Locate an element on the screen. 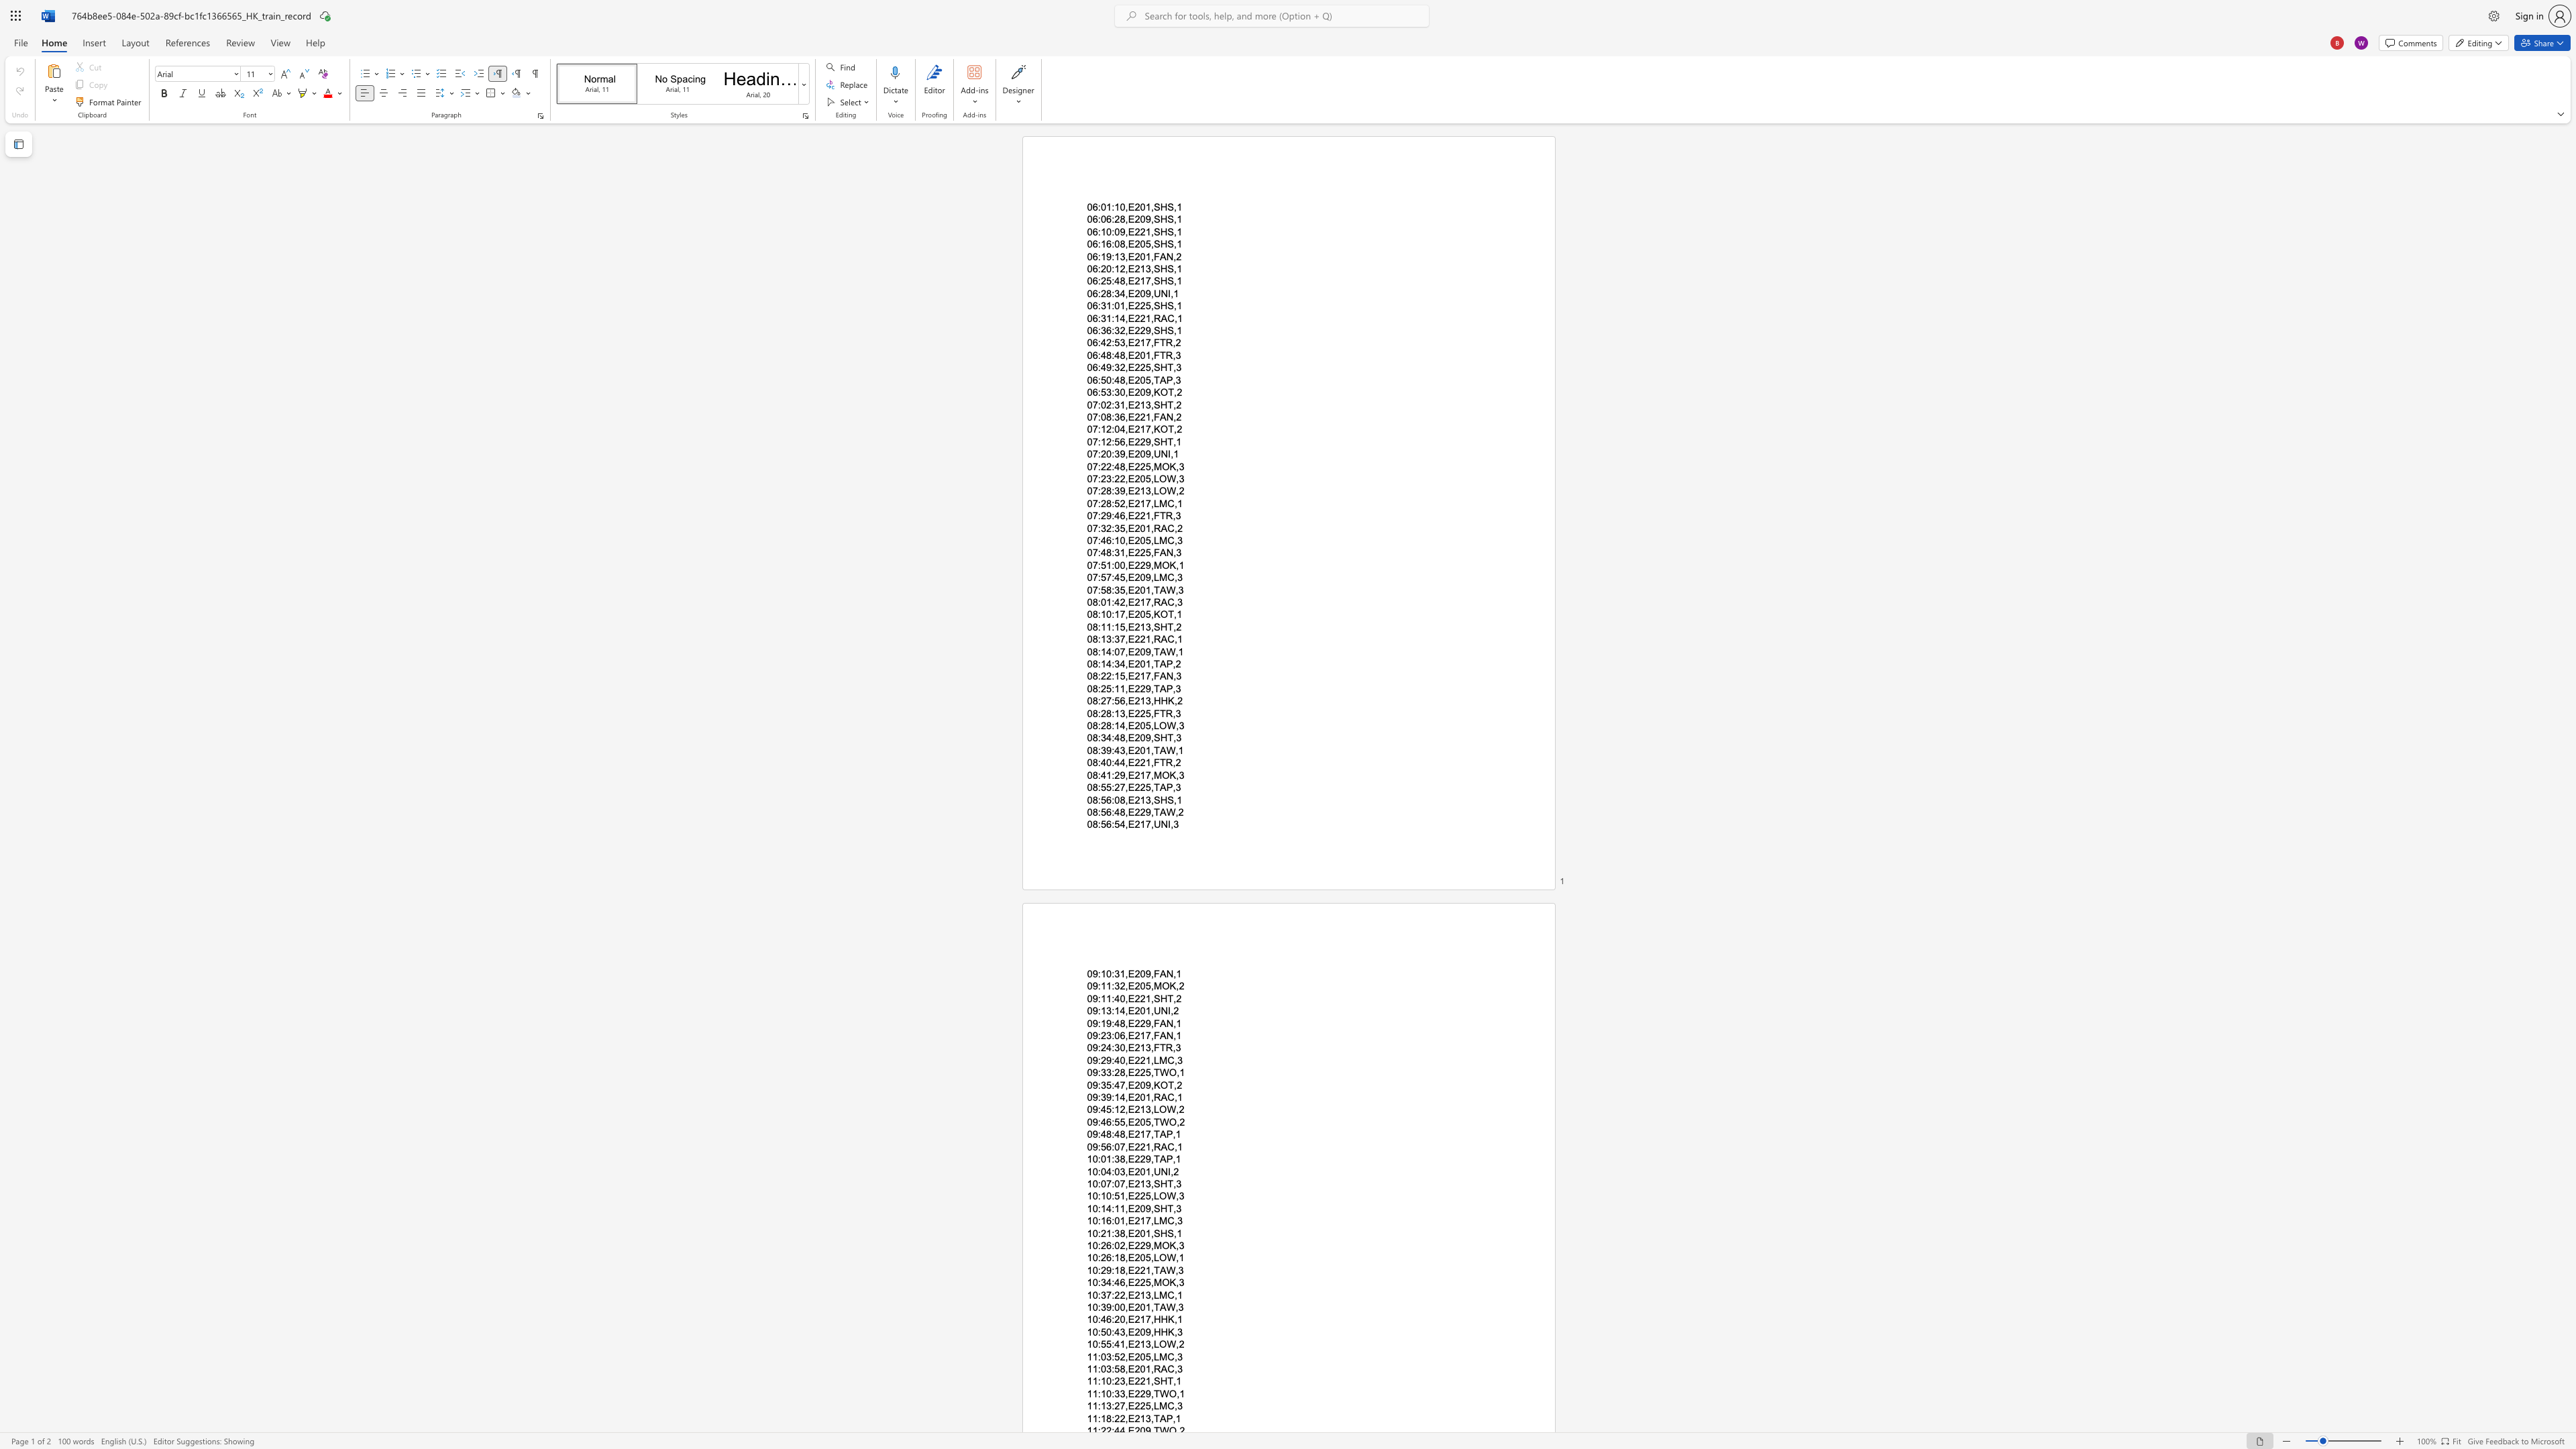 Image resolution: width=2576 pixels, height=1449 pixels. the space between the continuous character "E" and "2" in the text is located at coordinates (1133, 1281).